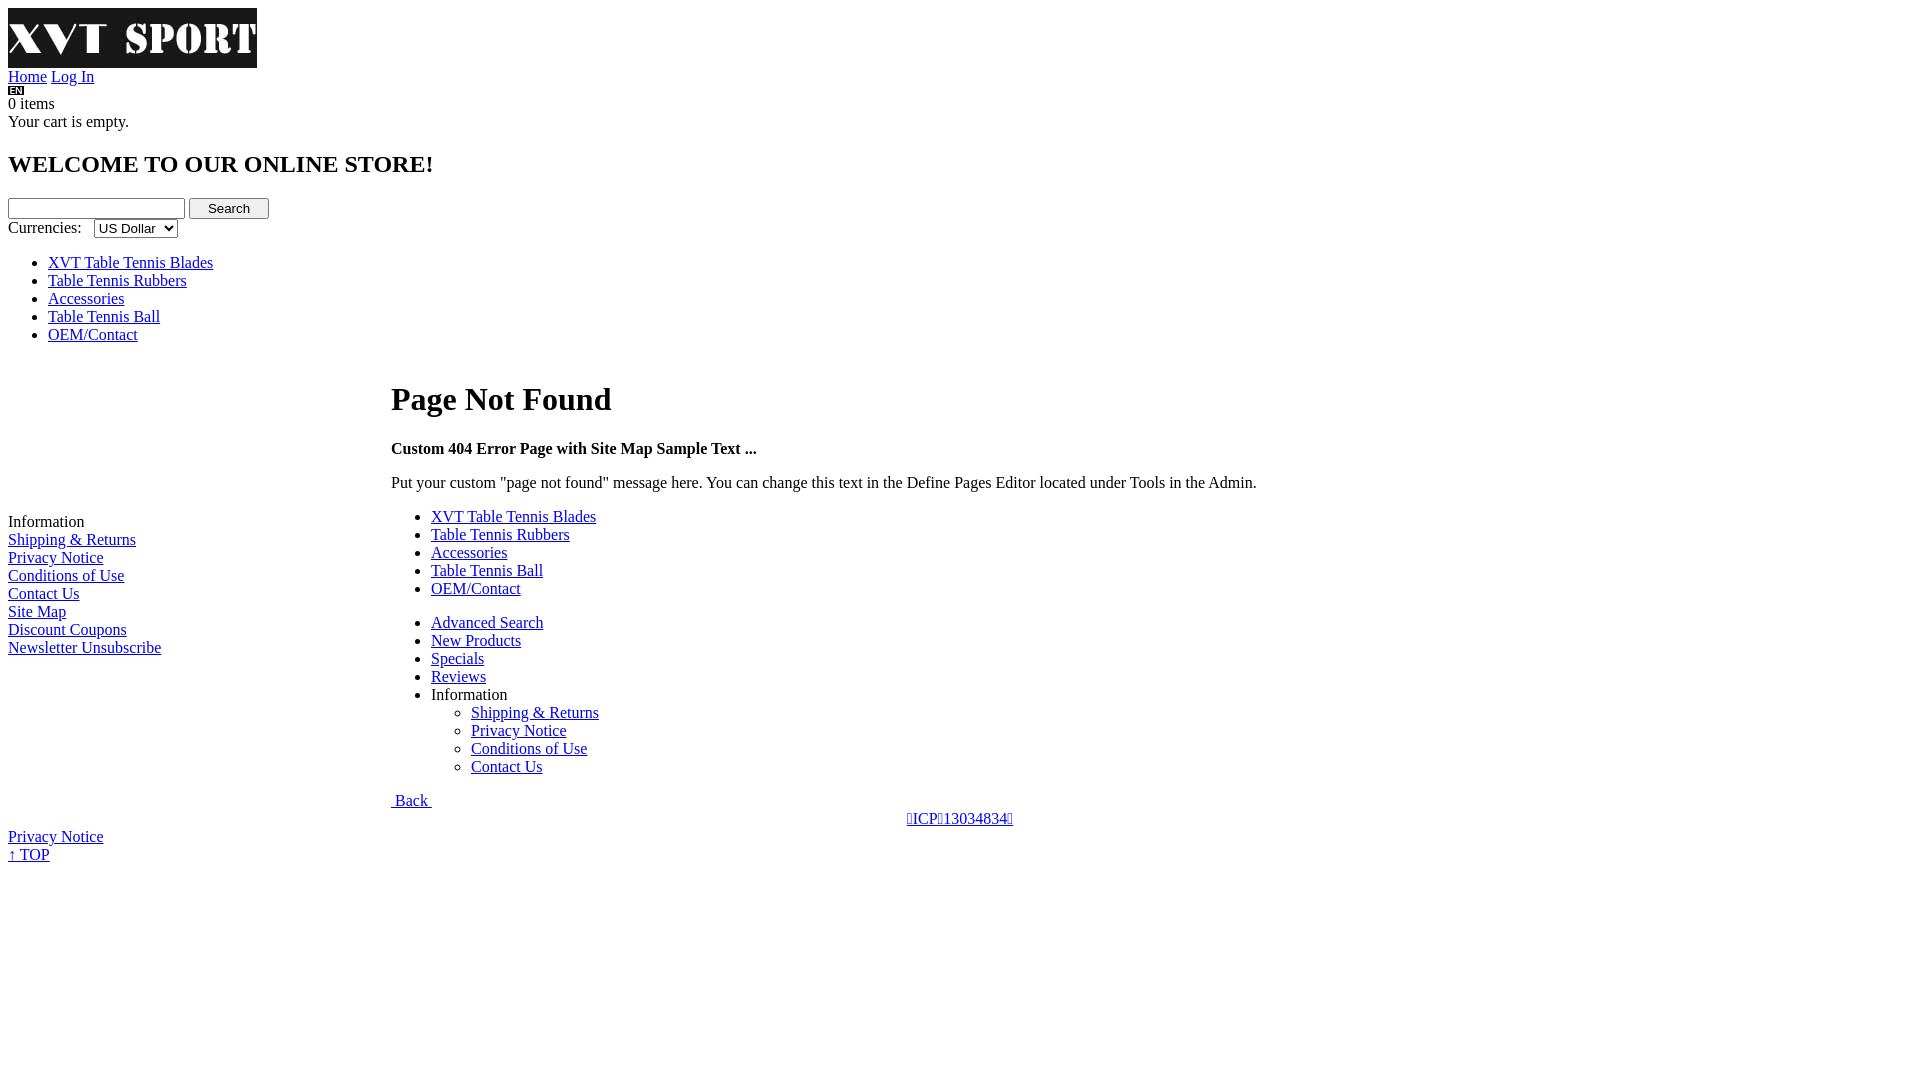 Image resolution: width=1920 pixels, height=1080 pixels. I want to click on ' English ', so click(15, 90).